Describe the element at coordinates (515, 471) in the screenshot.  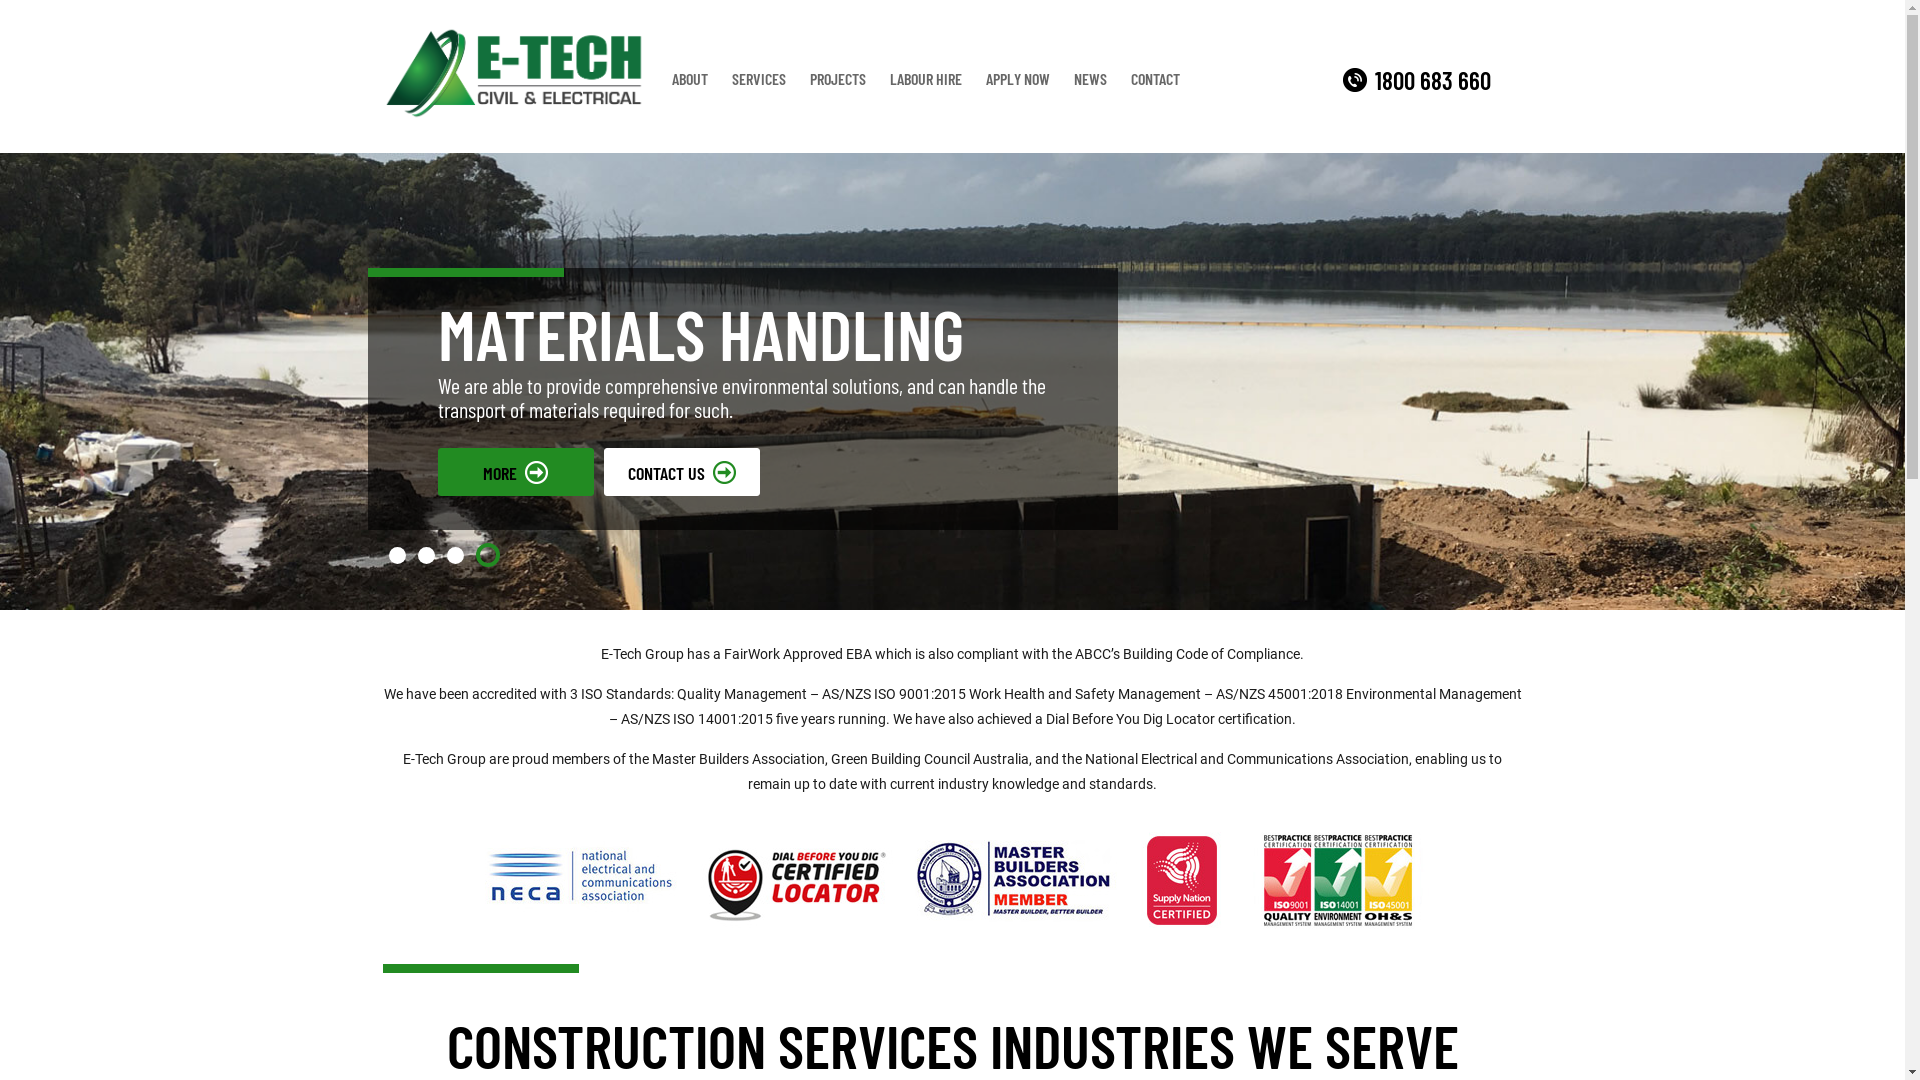
I see `'MORE'` at that location.